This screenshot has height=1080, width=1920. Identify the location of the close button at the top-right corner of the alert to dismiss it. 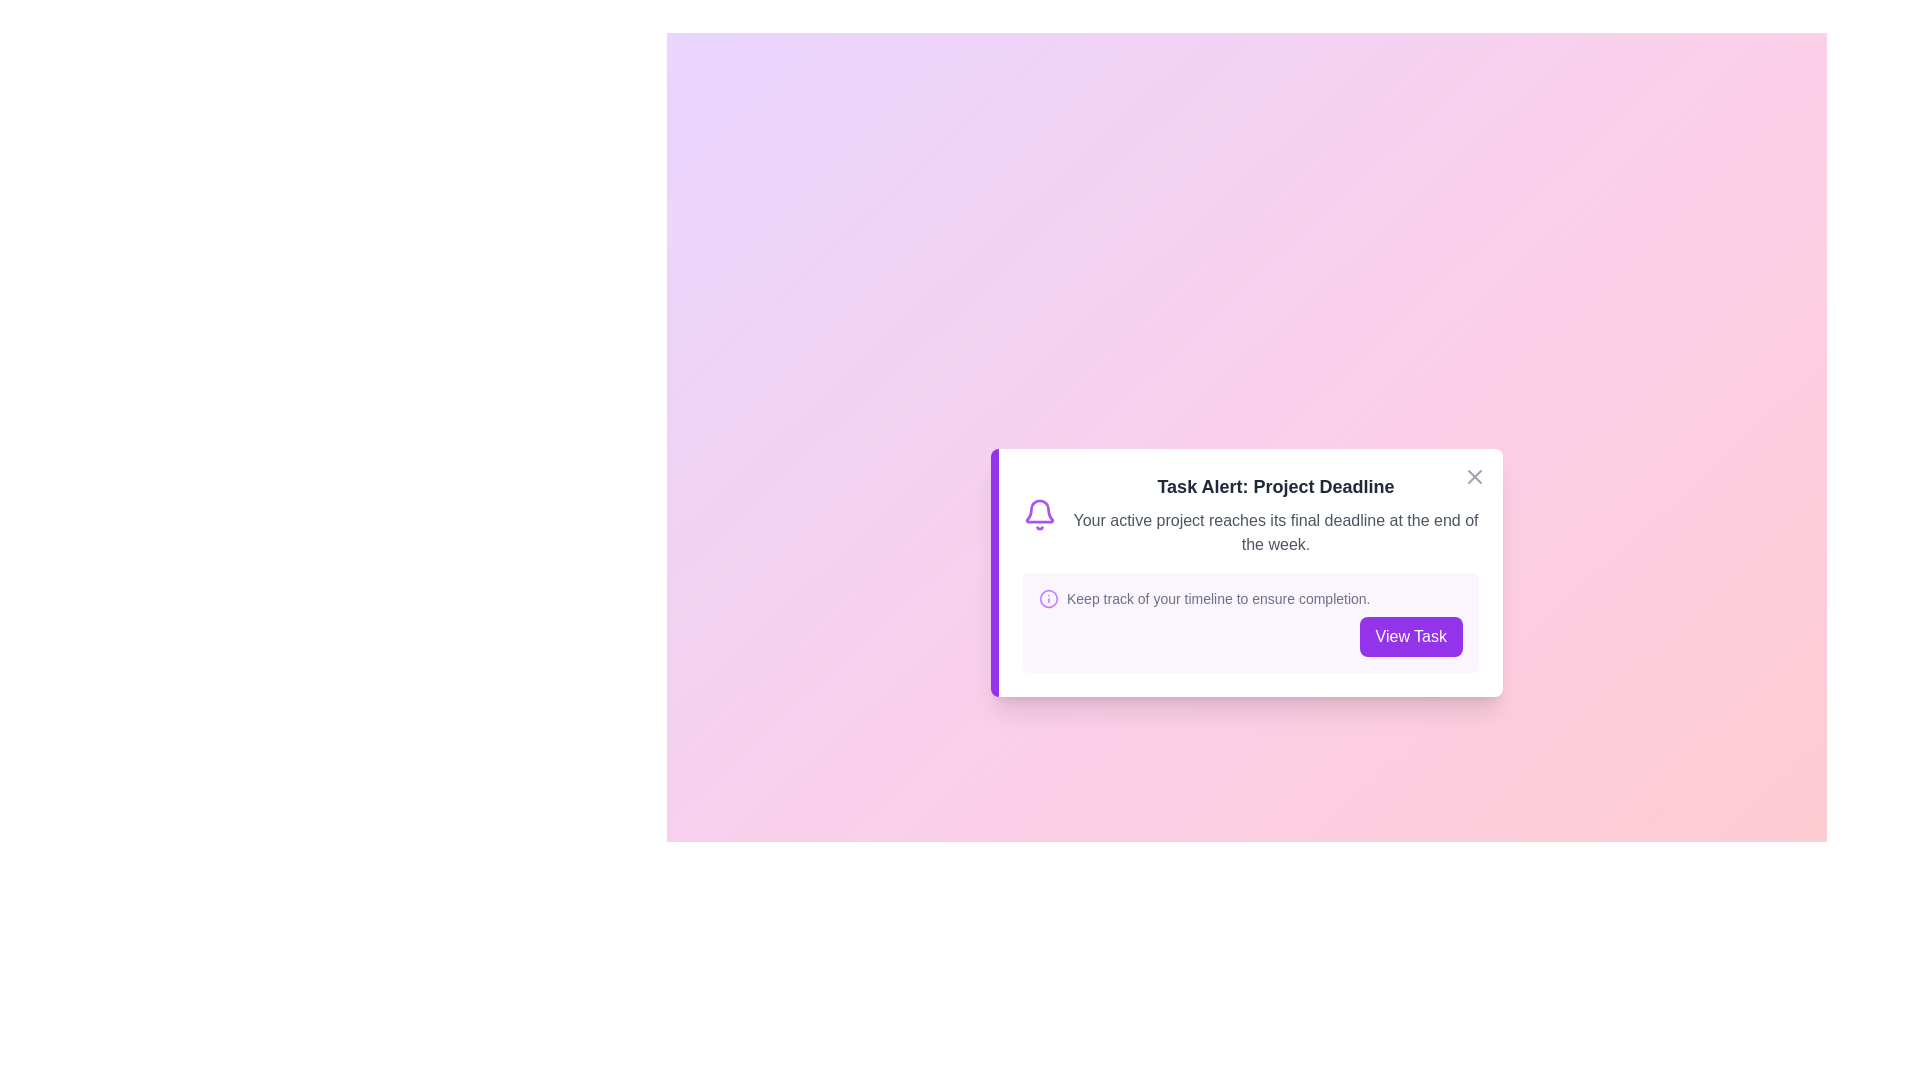
(1474, 477).